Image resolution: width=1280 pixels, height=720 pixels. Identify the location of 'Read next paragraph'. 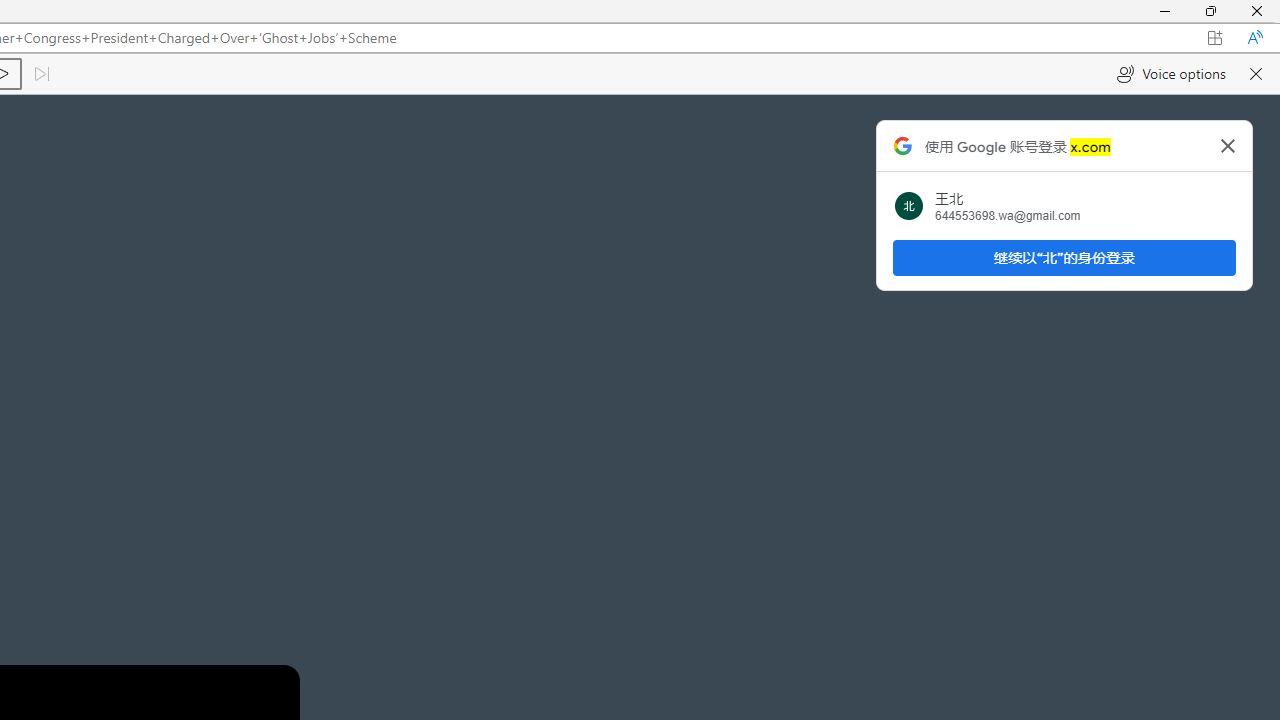
(40, 73).